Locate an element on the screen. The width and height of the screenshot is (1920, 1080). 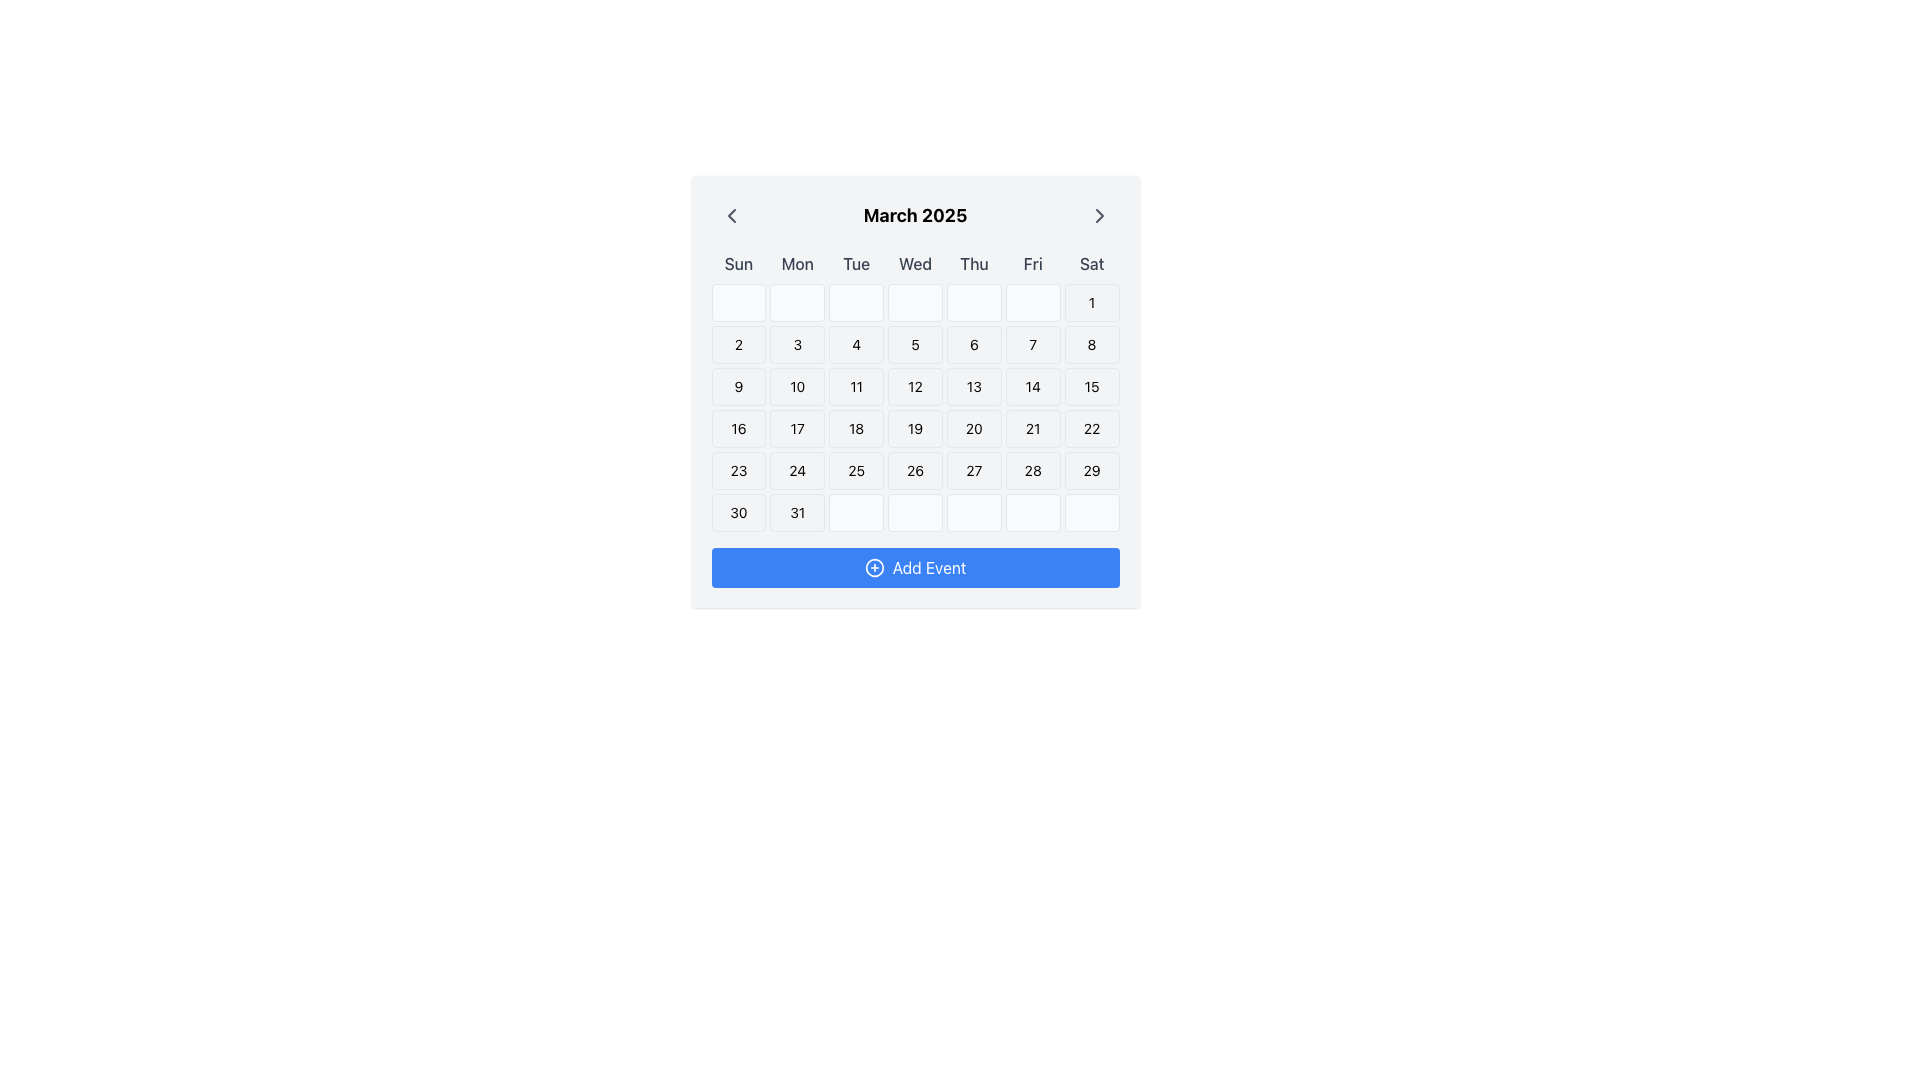
the date '31' button in the calendar is located at coordinates (796, 512).